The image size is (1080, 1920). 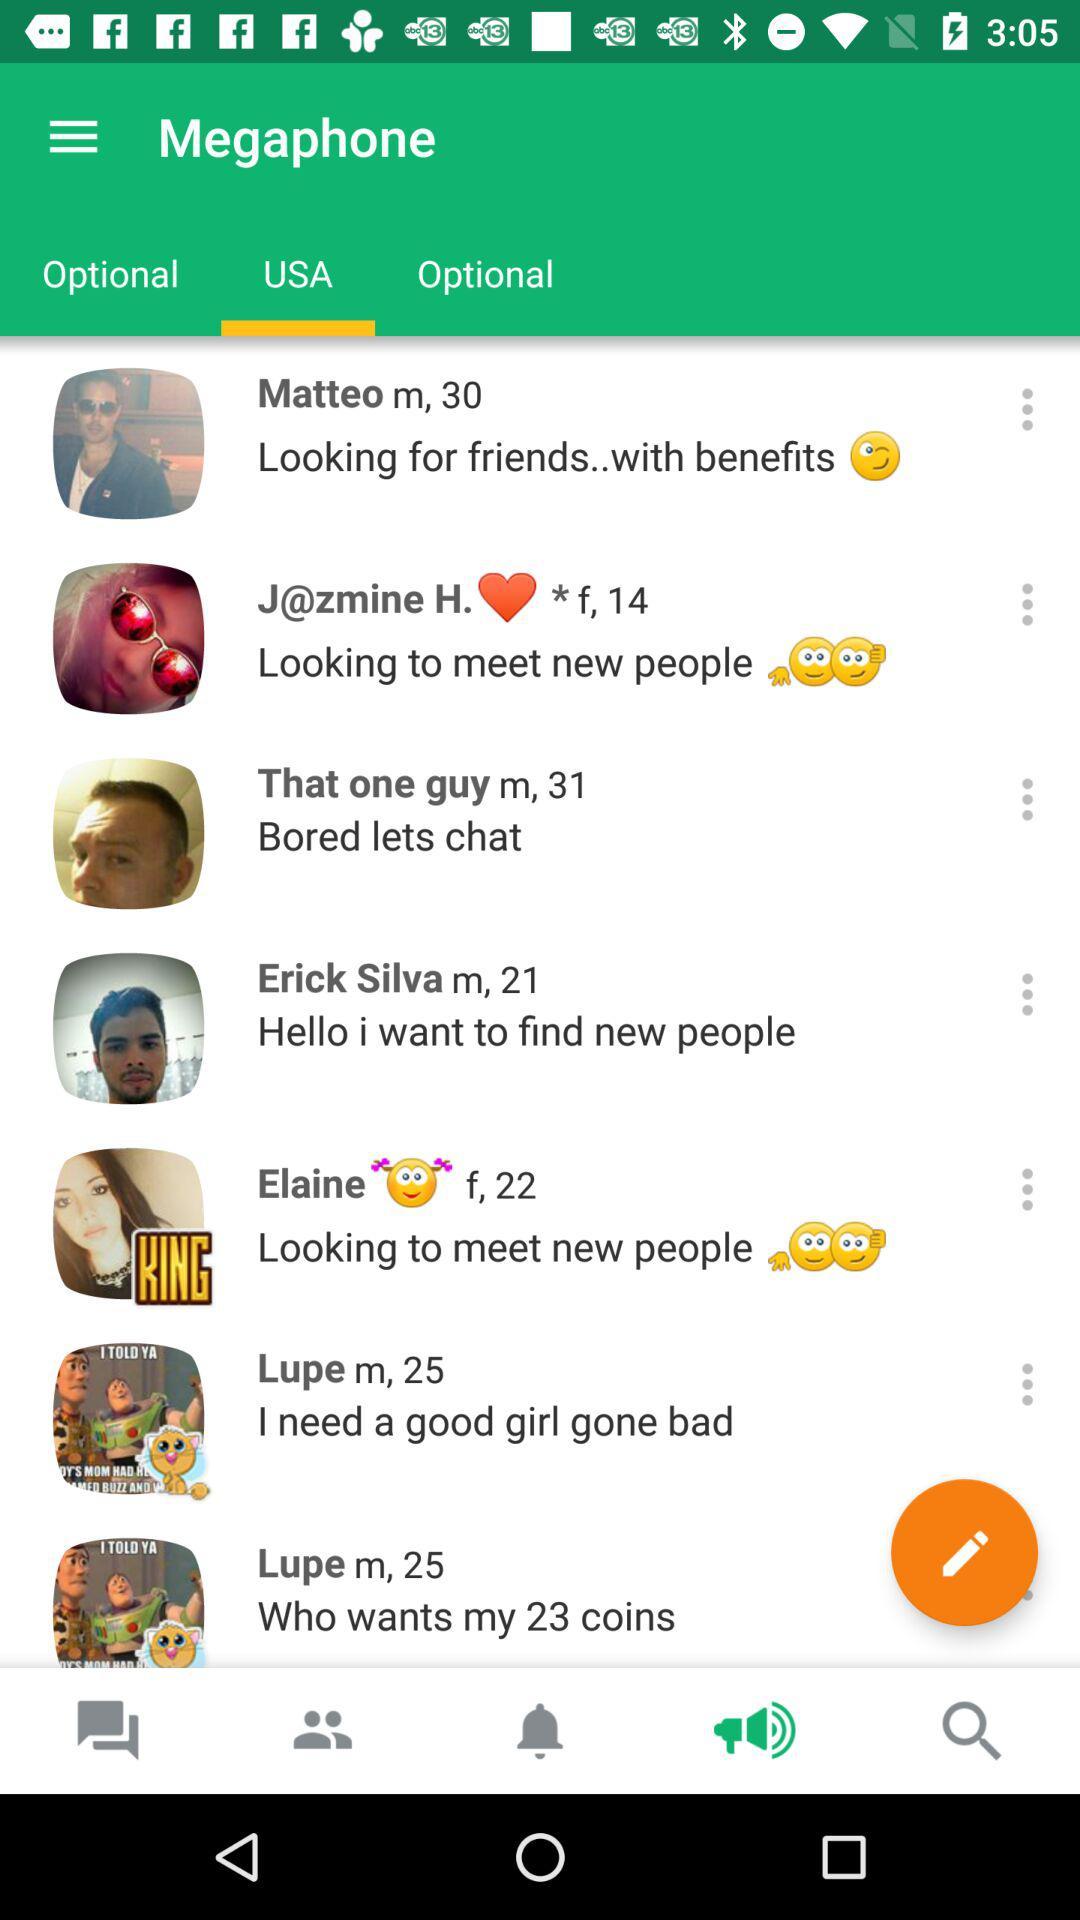 What do you see at coordinates (963, 1551) in the screenshot?
I see `the icon to the right of m, 25 item` at bounding box center [963, 1551].